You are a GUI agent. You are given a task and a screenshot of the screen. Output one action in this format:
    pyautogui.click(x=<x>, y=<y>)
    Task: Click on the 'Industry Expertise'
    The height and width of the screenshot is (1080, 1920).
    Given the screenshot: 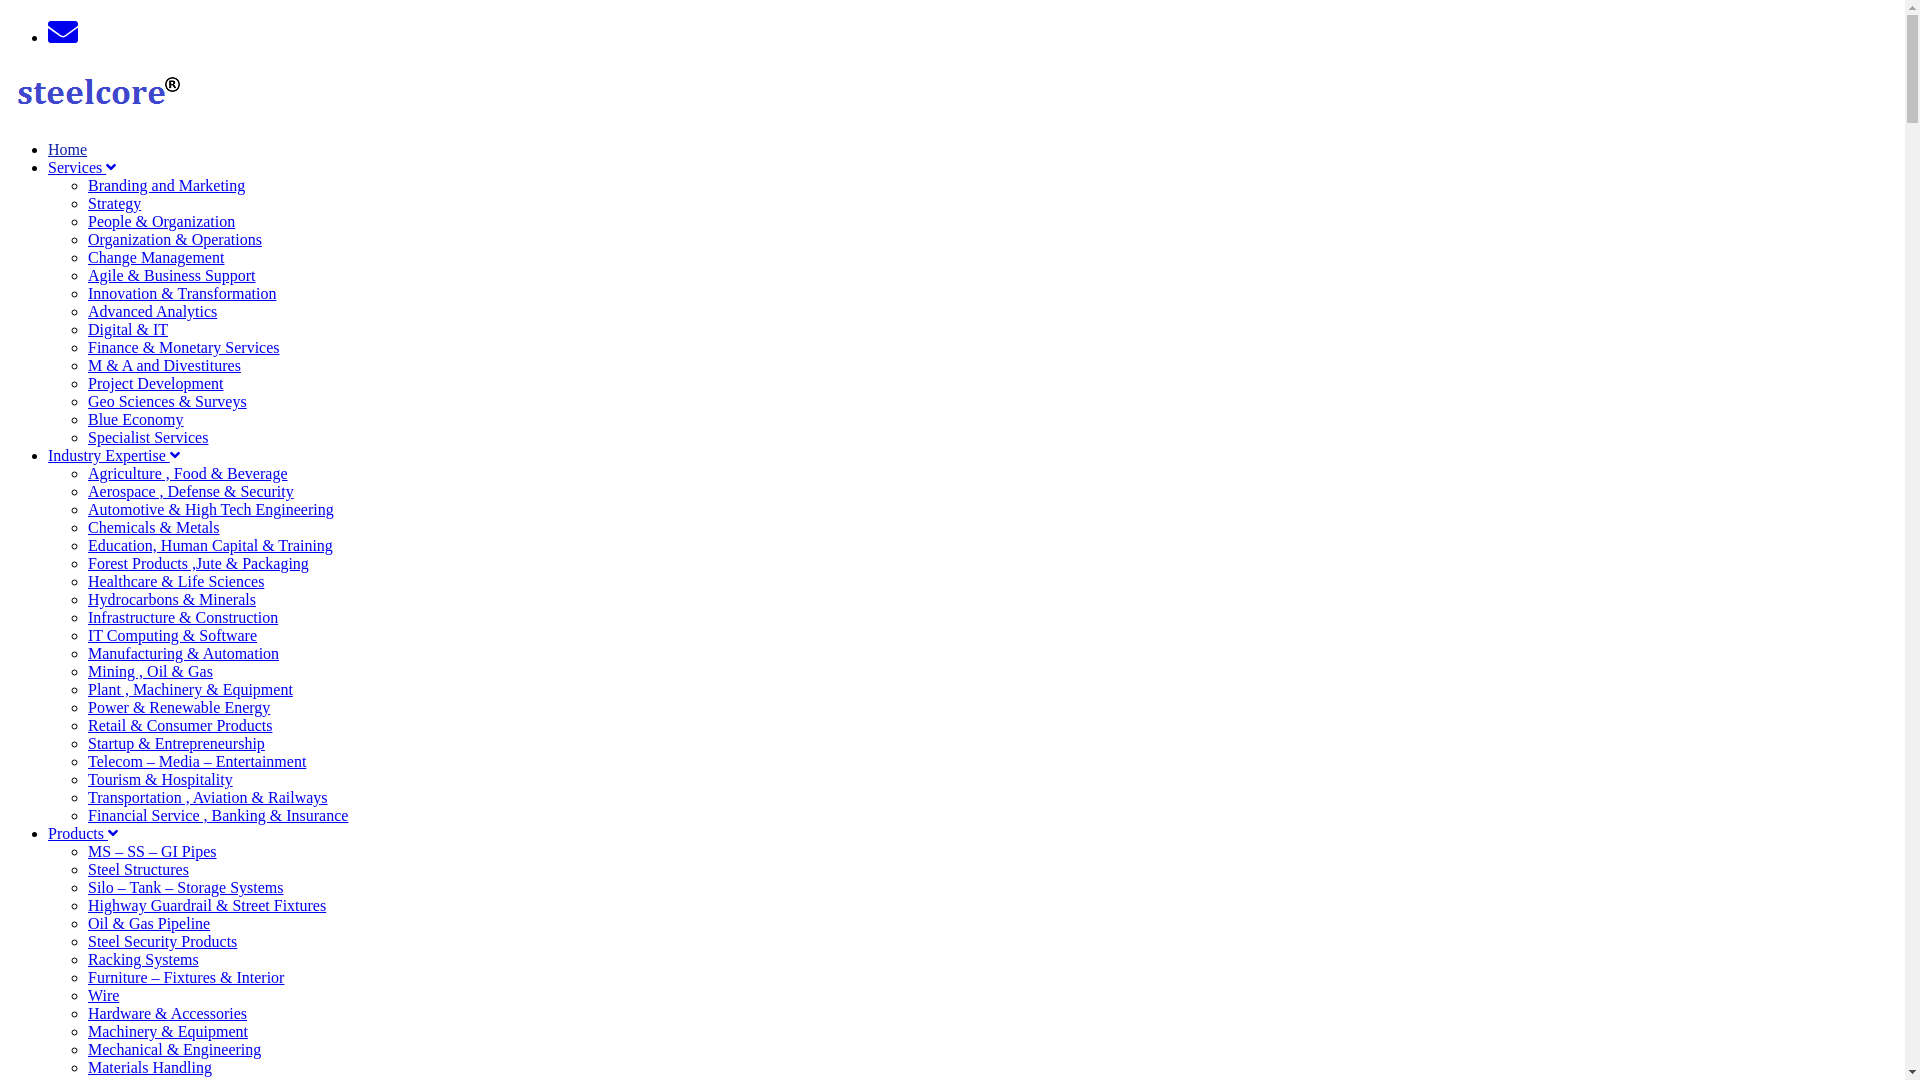 What is the action you would take?
    pyautogui.click(x=113, y=455)
    